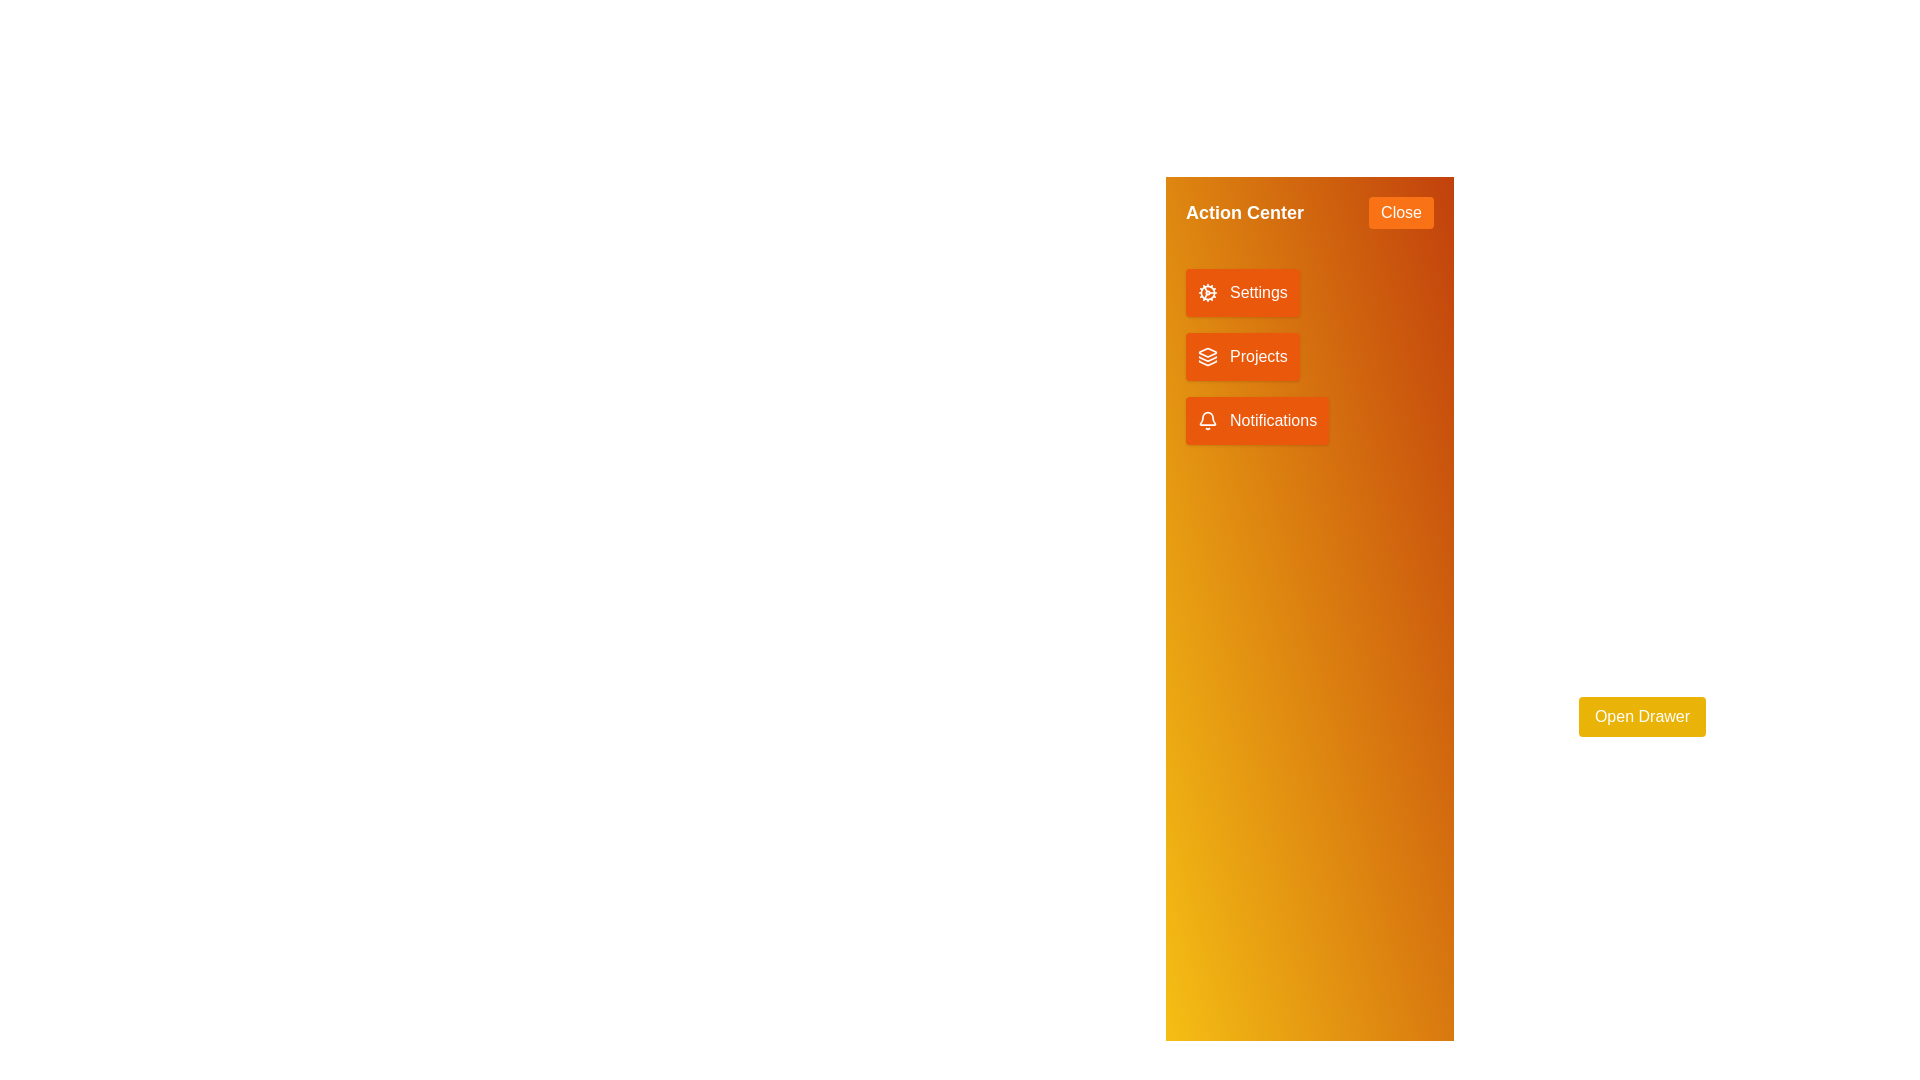 The width and height of the screenshot is (1920, 1080). Describe the element at coordinates (1241, 293) in the screenshot. I see `the 'Settings' button to access settings` at that location.